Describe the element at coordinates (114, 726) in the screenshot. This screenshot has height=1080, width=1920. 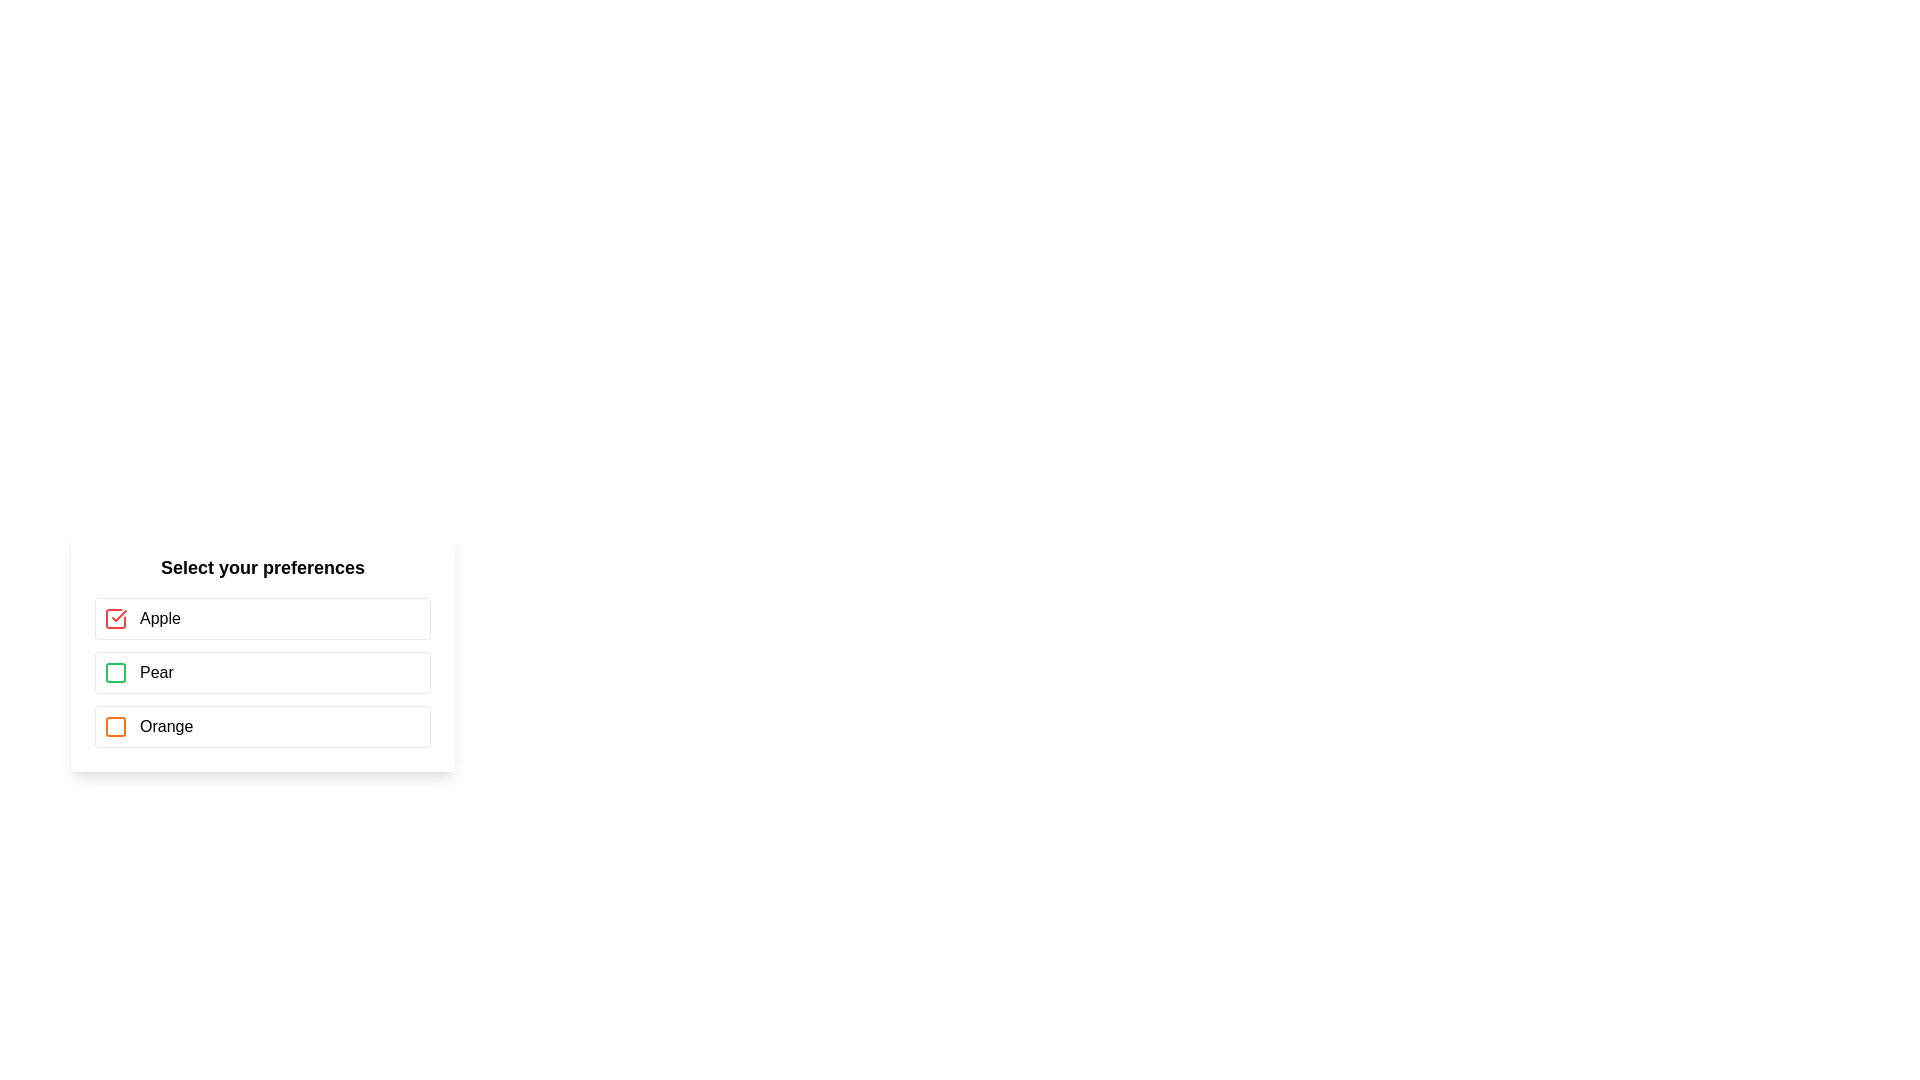
I see `the small orange square checkbox adjacent to the word 'Orange'` at that location.